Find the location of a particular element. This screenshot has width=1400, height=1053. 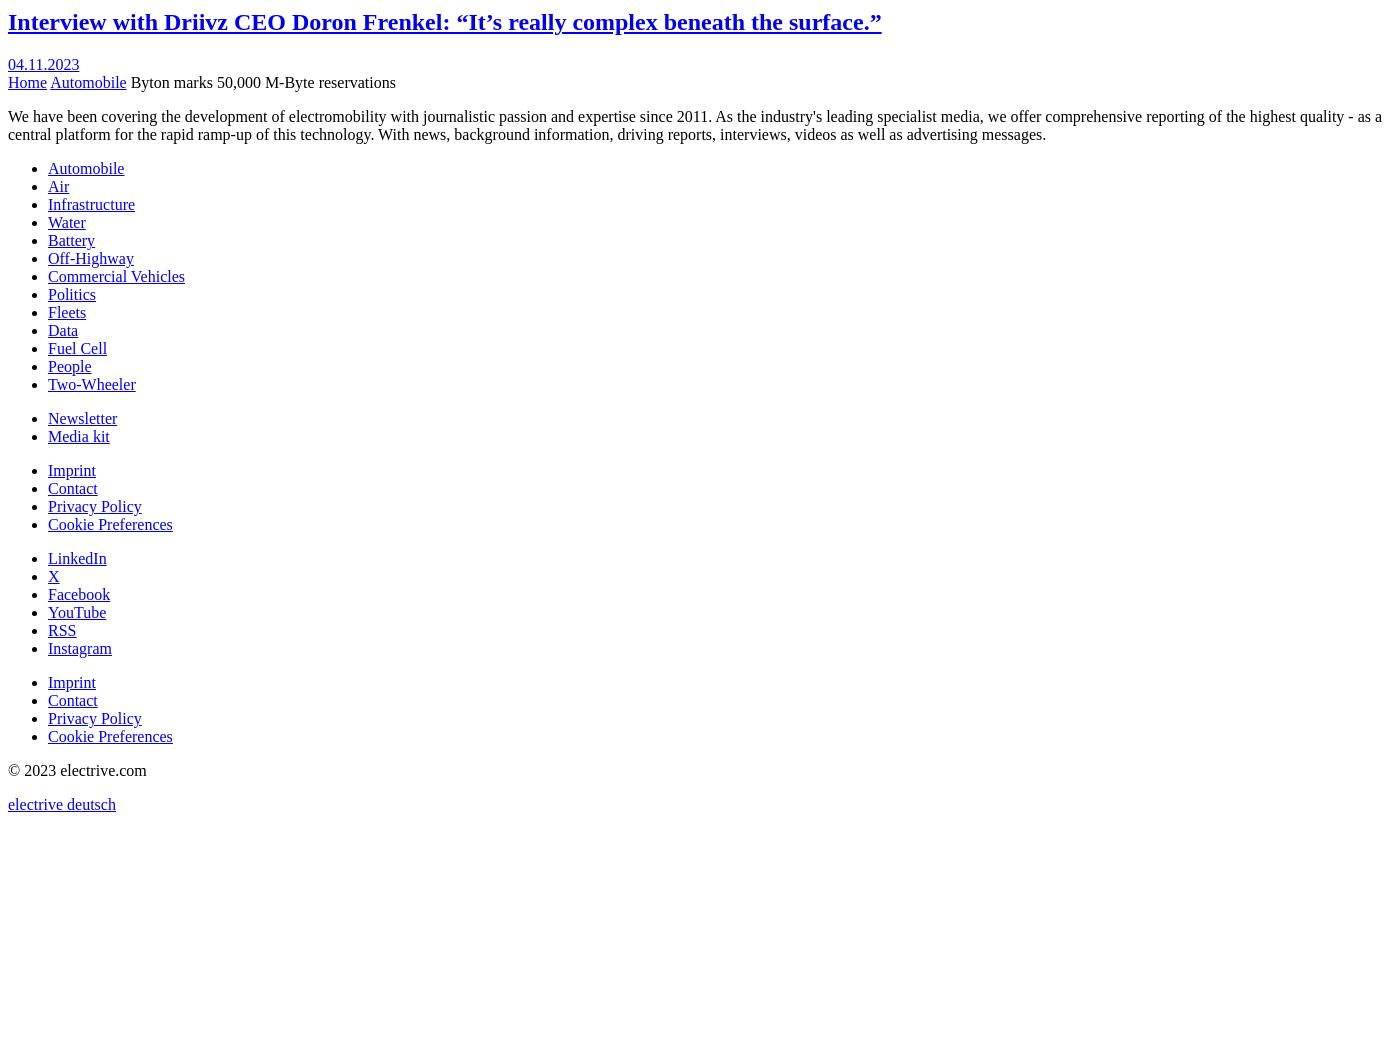

'04.11.2023' is located at coordinates (7, 63).